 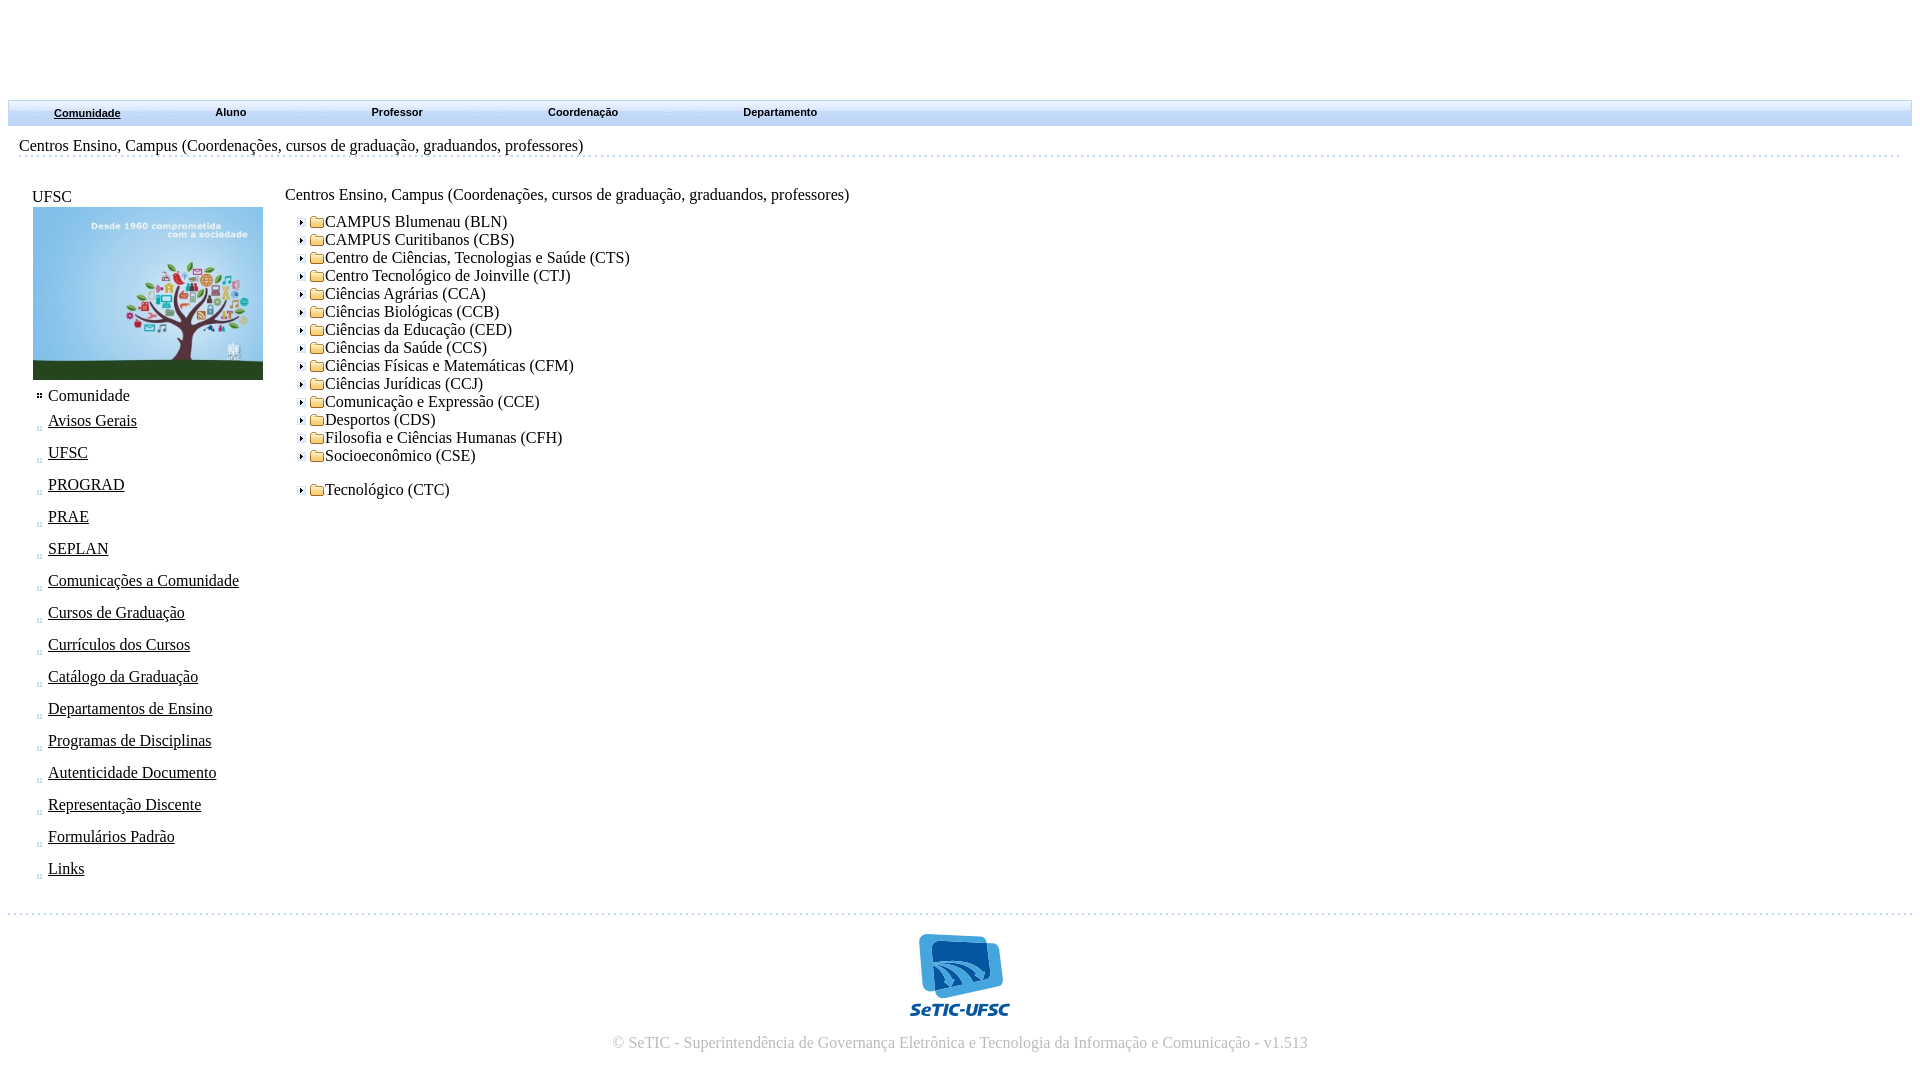 I want to click on 'Aluno', so click(x=234, y=112).